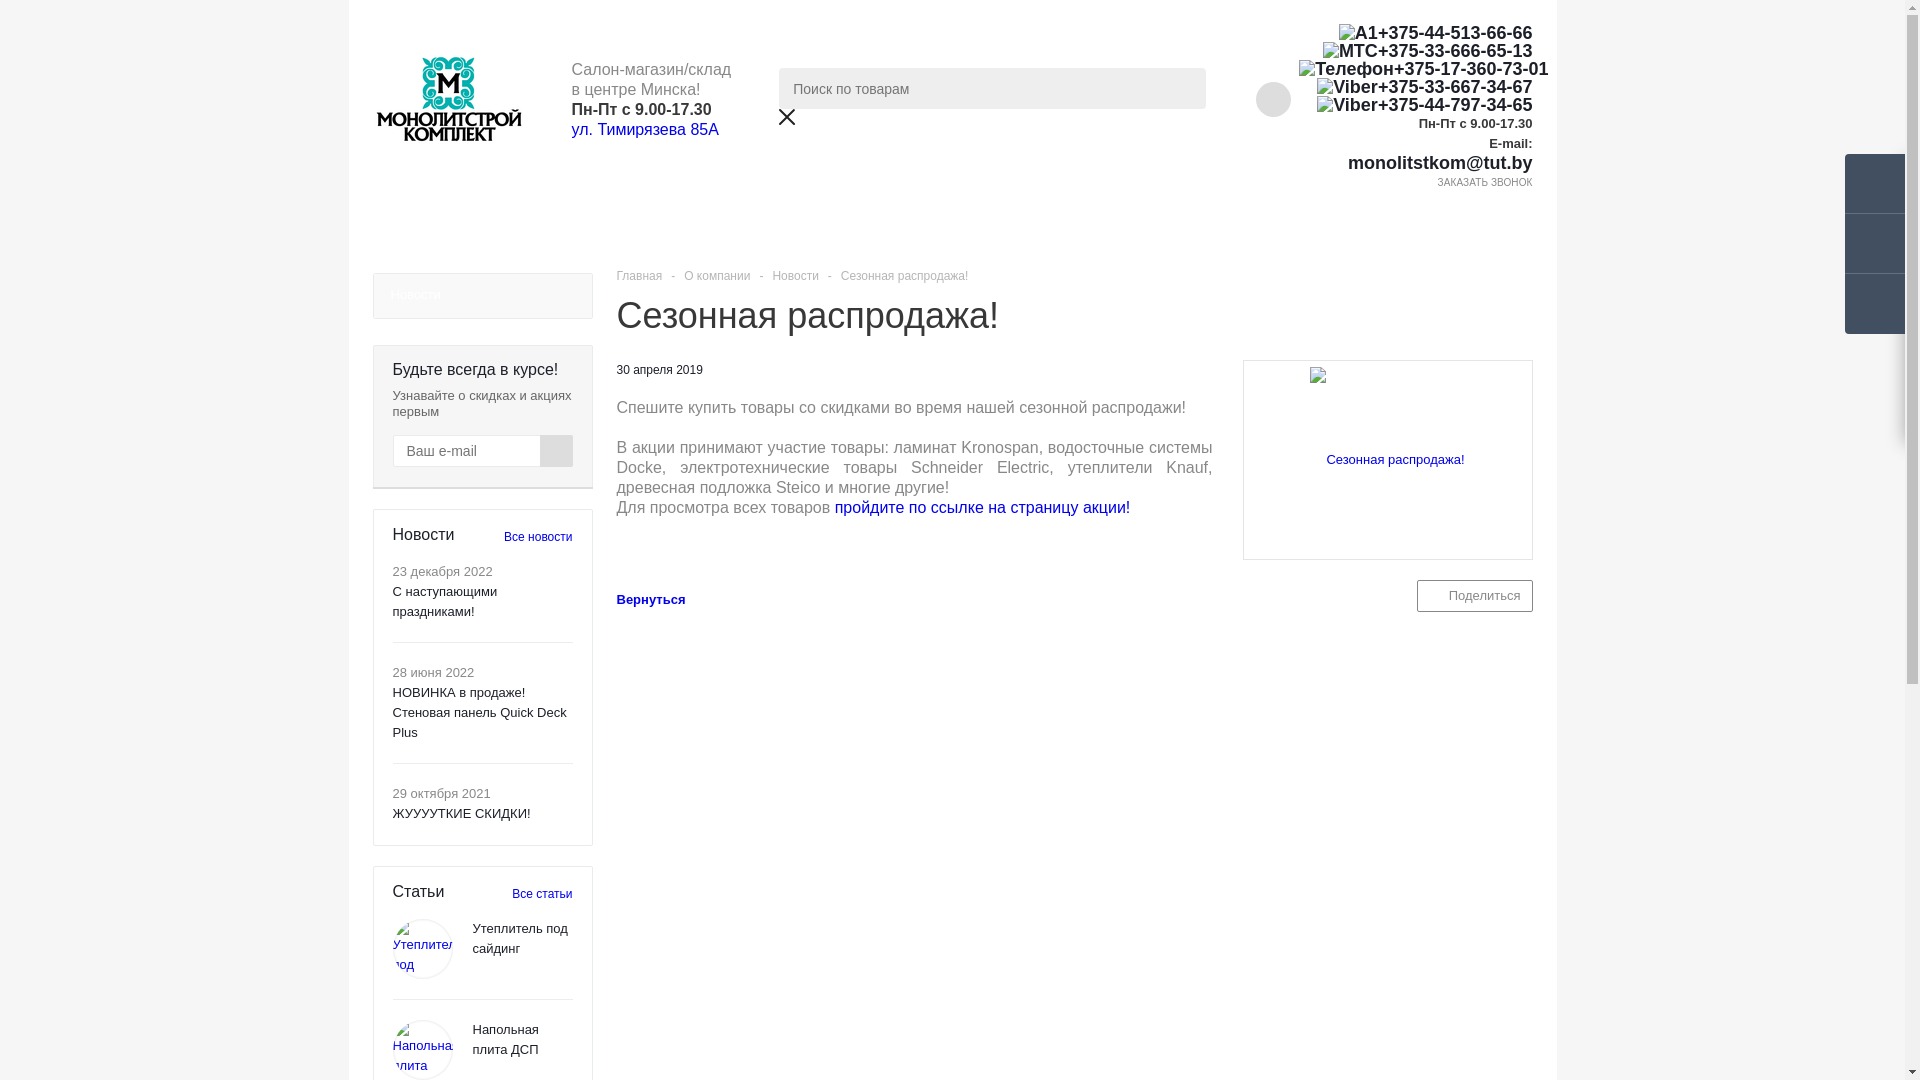 The image size is (1920, 1080). What do you see at coordinates (1414, 104) in the screenshot?
I see `'+375-44-797-34-65'` at bounding box center [1414, 104].